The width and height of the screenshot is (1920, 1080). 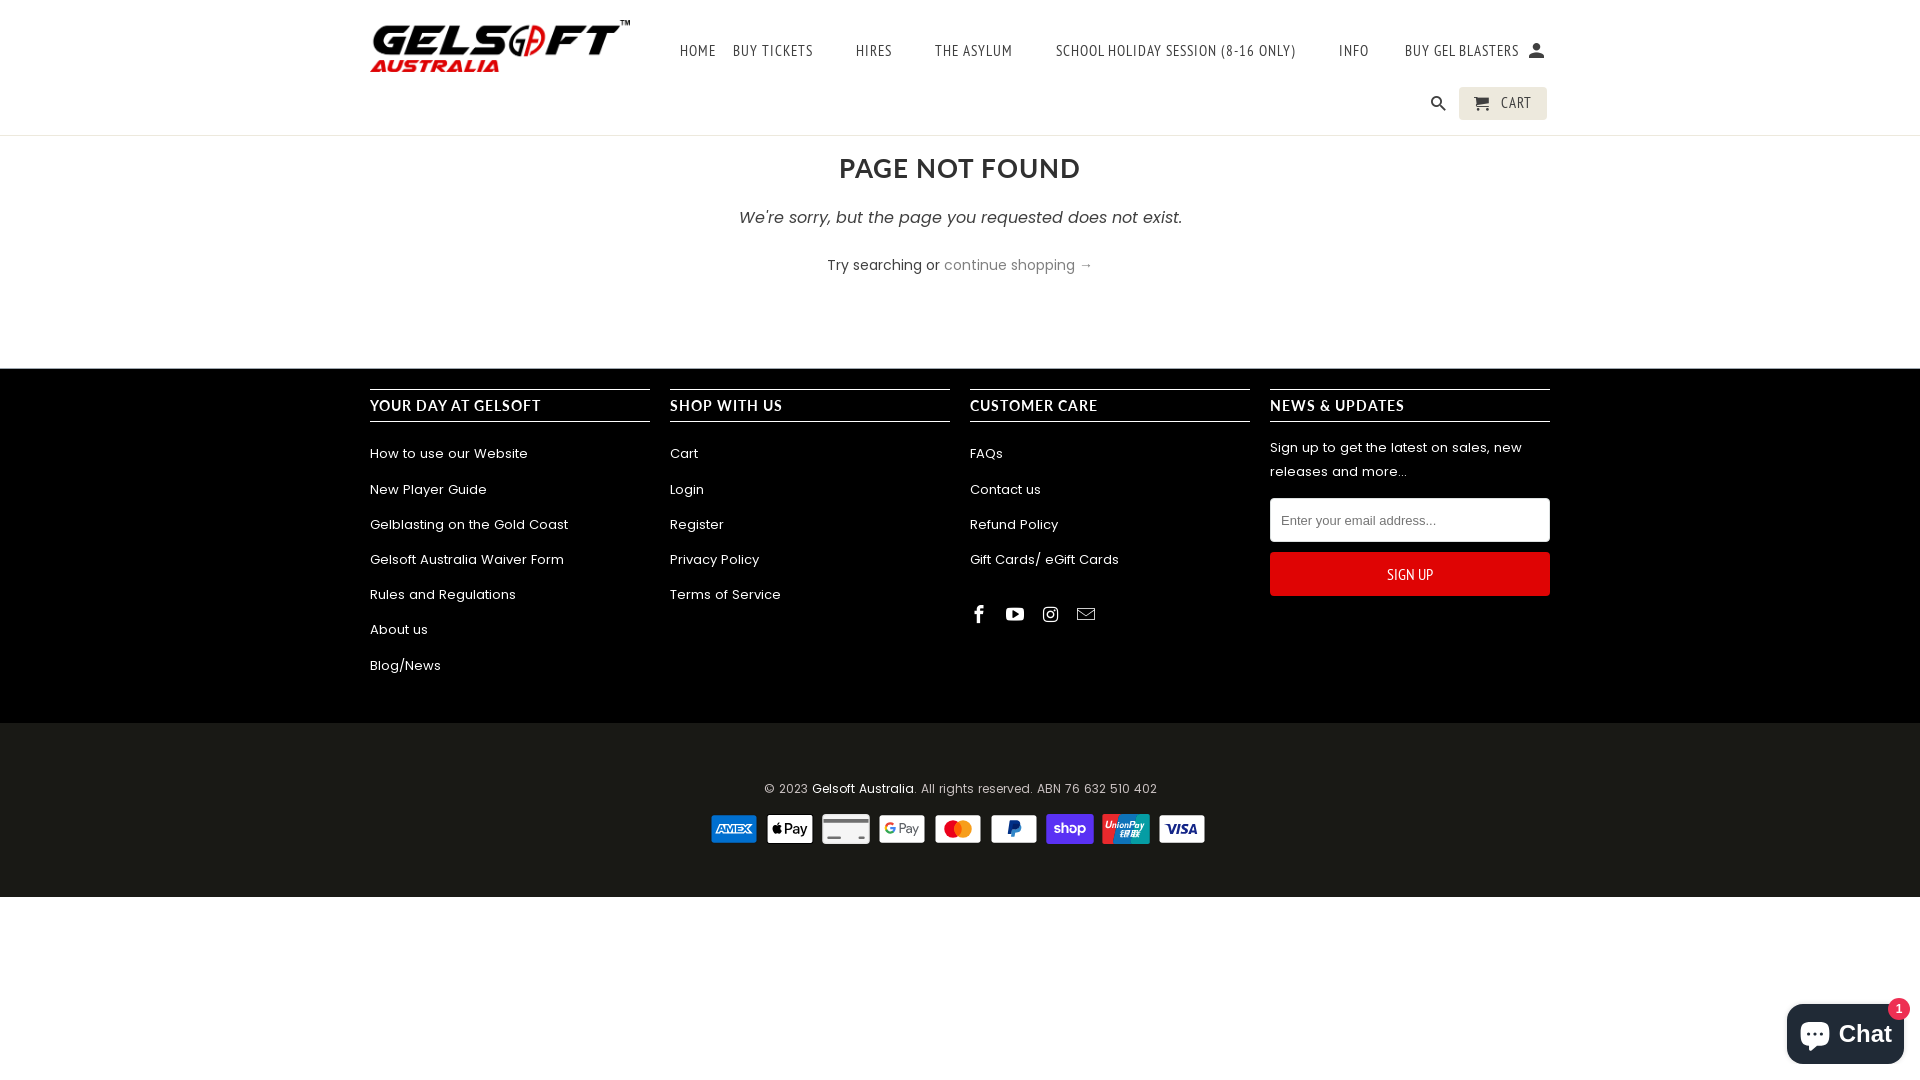 What do you see at coordinates (1528, 53) in the screenshot?
I see `'My Account '` at bounding box center [1528, 53].